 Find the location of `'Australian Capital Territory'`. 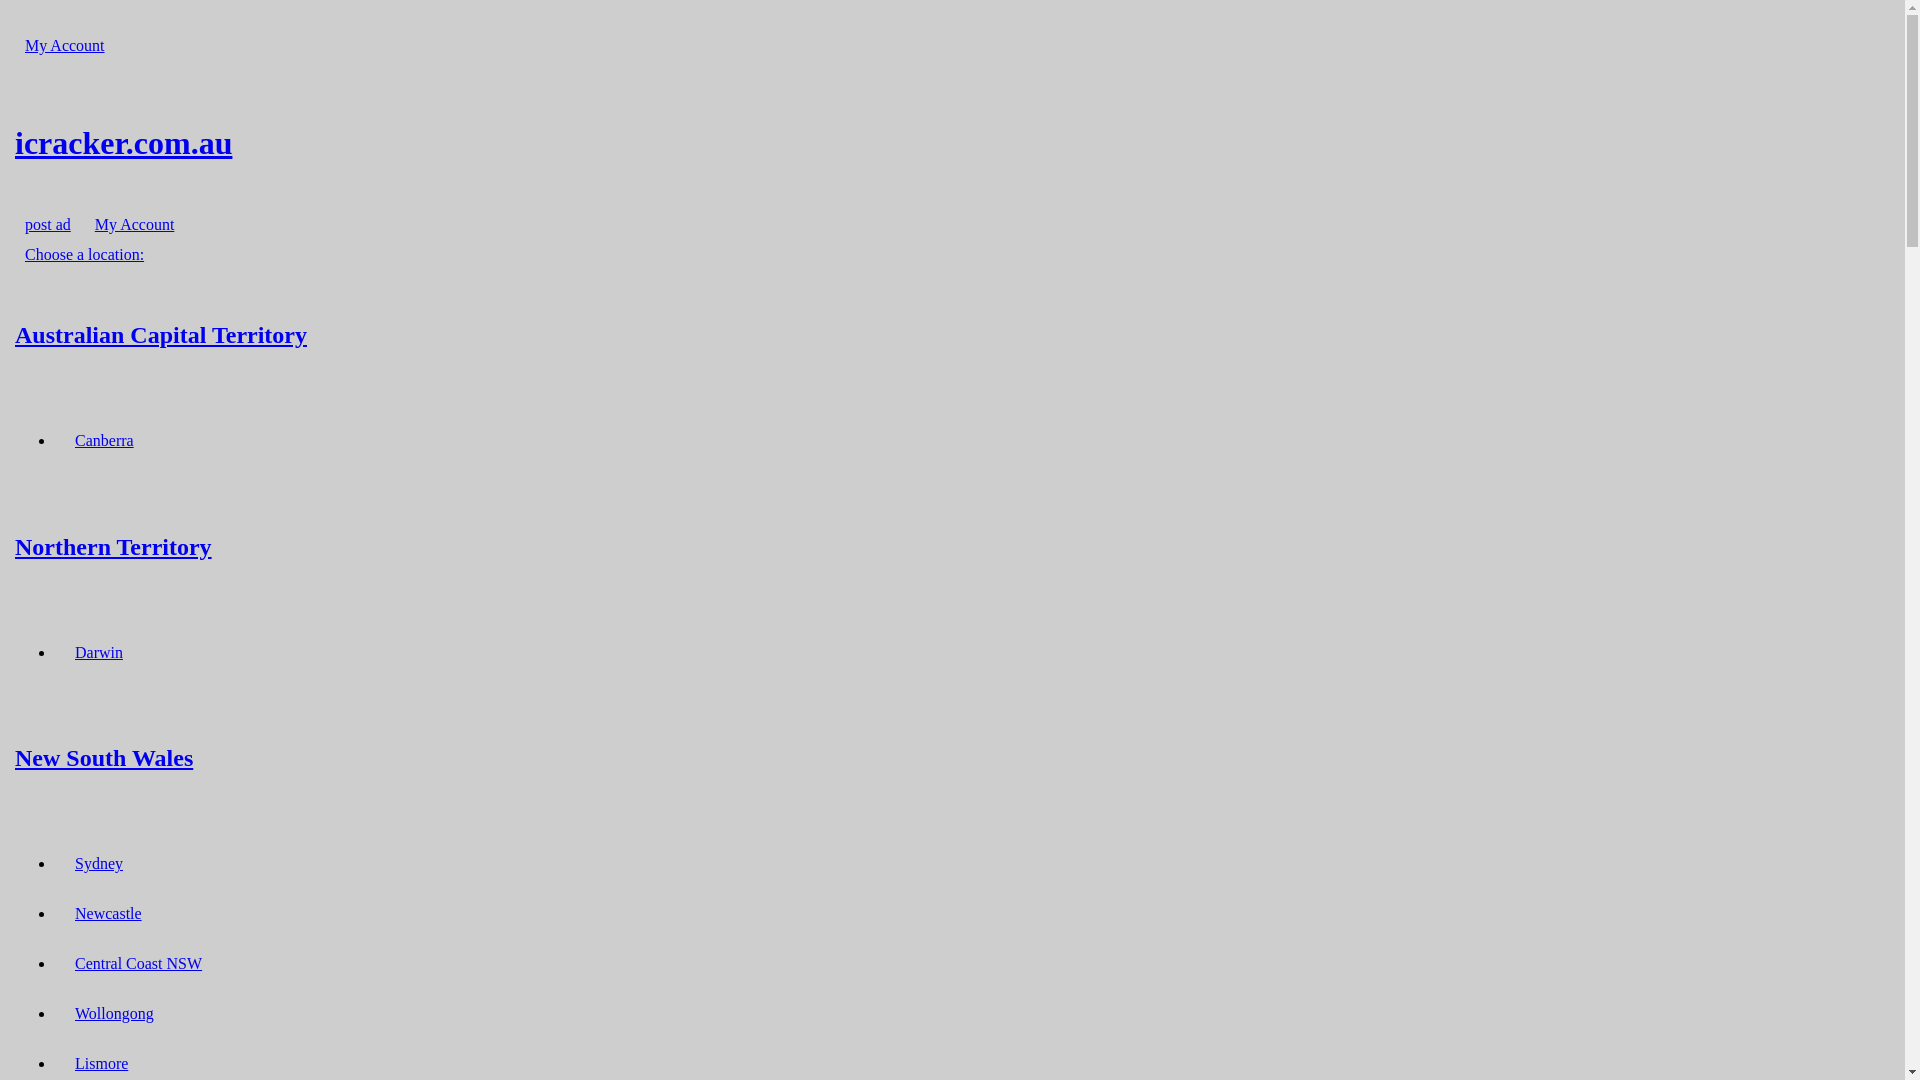

'Australian Capital Territory' is located at coordinates (951, 333).